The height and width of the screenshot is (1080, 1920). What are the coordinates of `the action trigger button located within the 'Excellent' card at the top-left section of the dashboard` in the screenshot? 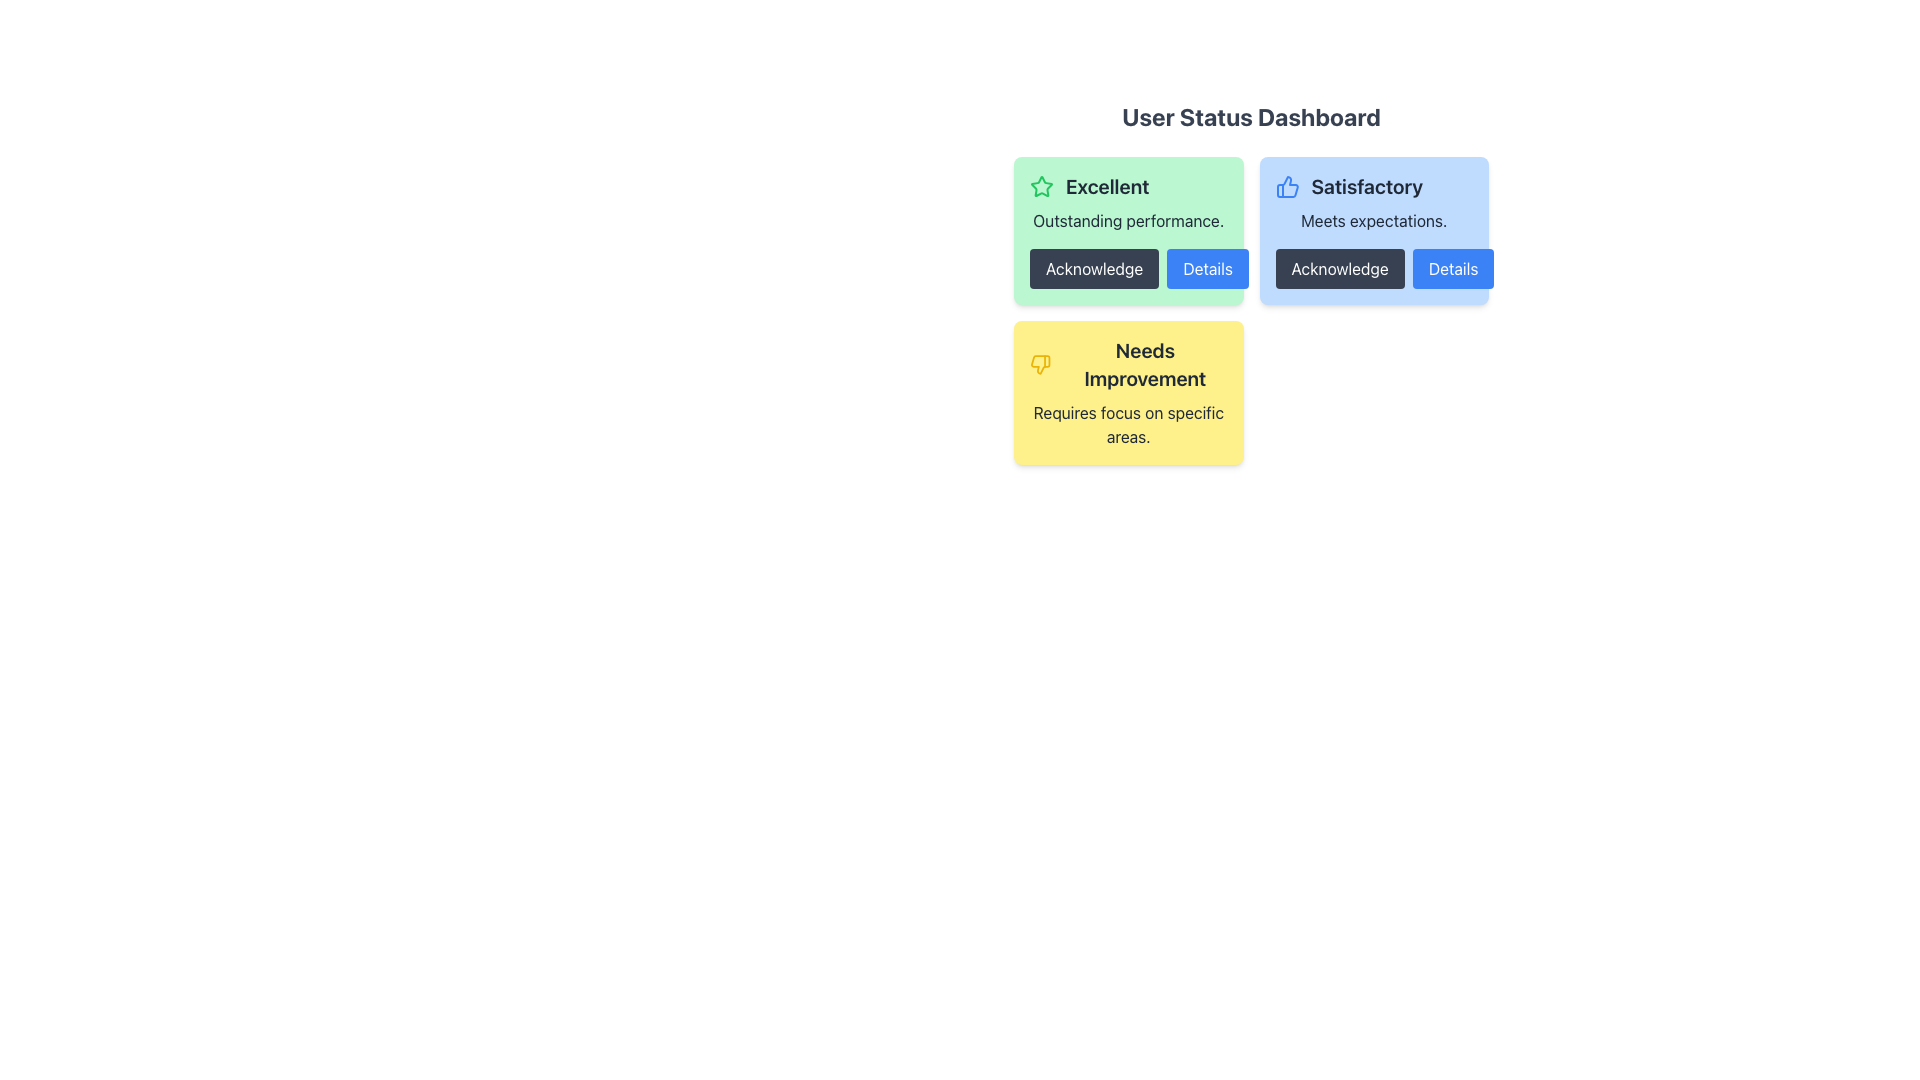 It's located at (1128, 268).